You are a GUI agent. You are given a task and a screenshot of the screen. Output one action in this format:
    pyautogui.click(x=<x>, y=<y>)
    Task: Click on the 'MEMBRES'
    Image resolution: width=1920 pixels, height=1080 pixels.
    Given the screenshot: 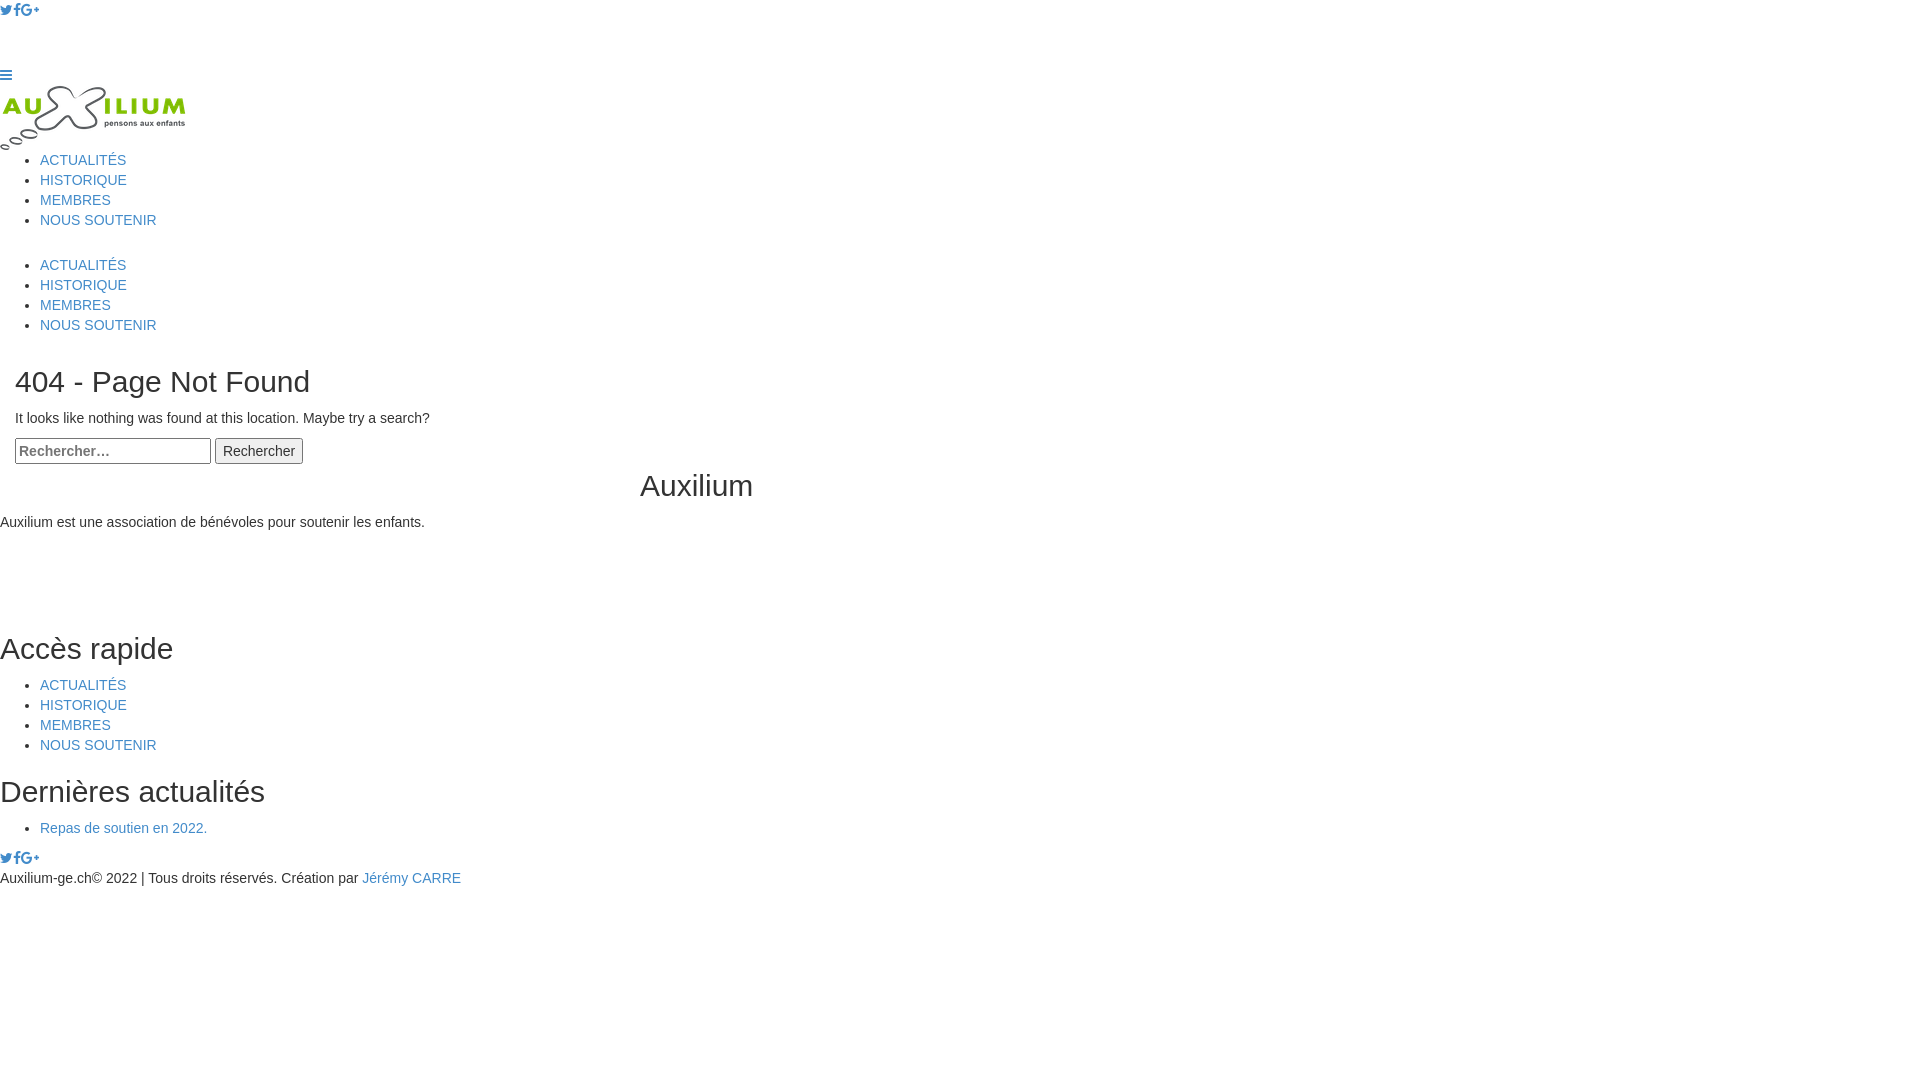 What is the action you would take?
    pyautogui.click(x=75, y=725)
    